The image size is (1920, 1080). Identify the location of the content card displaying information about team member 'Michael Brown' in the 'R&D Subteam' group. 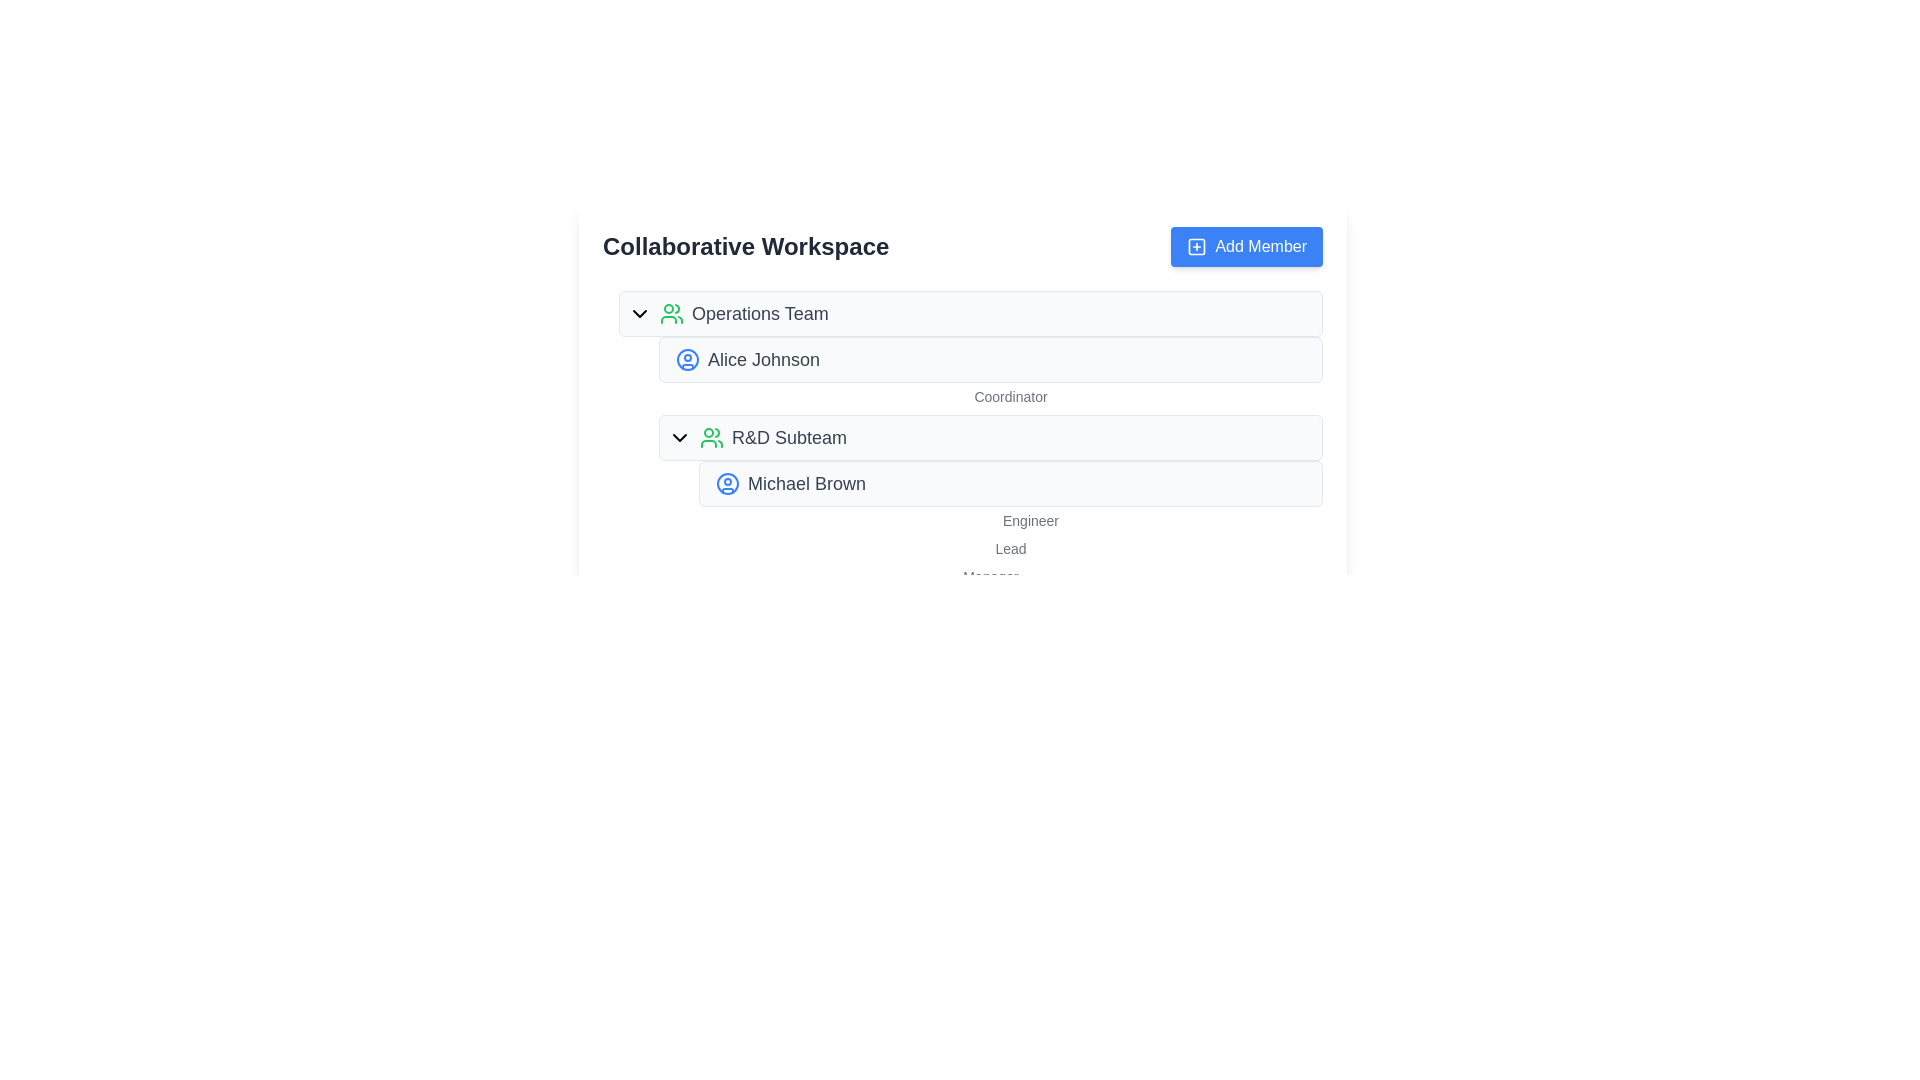
(990, 486).